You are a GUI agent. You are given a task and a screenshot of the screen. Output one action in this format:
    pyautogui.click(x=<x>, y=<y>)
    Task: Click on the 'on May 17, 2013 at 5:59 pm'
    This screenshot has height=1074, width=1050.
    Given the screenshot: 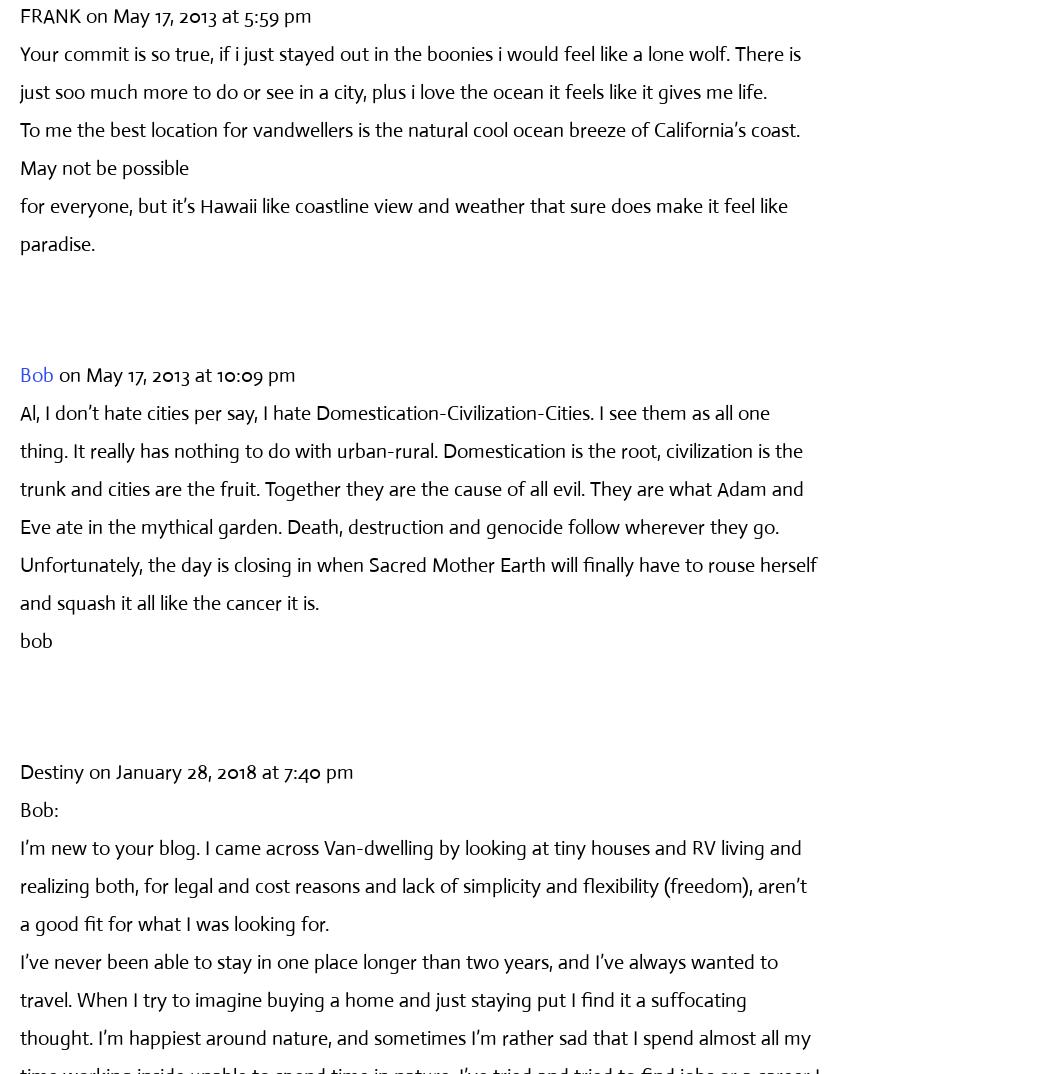 What is the action you would take?
    pyautogui.click(x=197, y=14)
    